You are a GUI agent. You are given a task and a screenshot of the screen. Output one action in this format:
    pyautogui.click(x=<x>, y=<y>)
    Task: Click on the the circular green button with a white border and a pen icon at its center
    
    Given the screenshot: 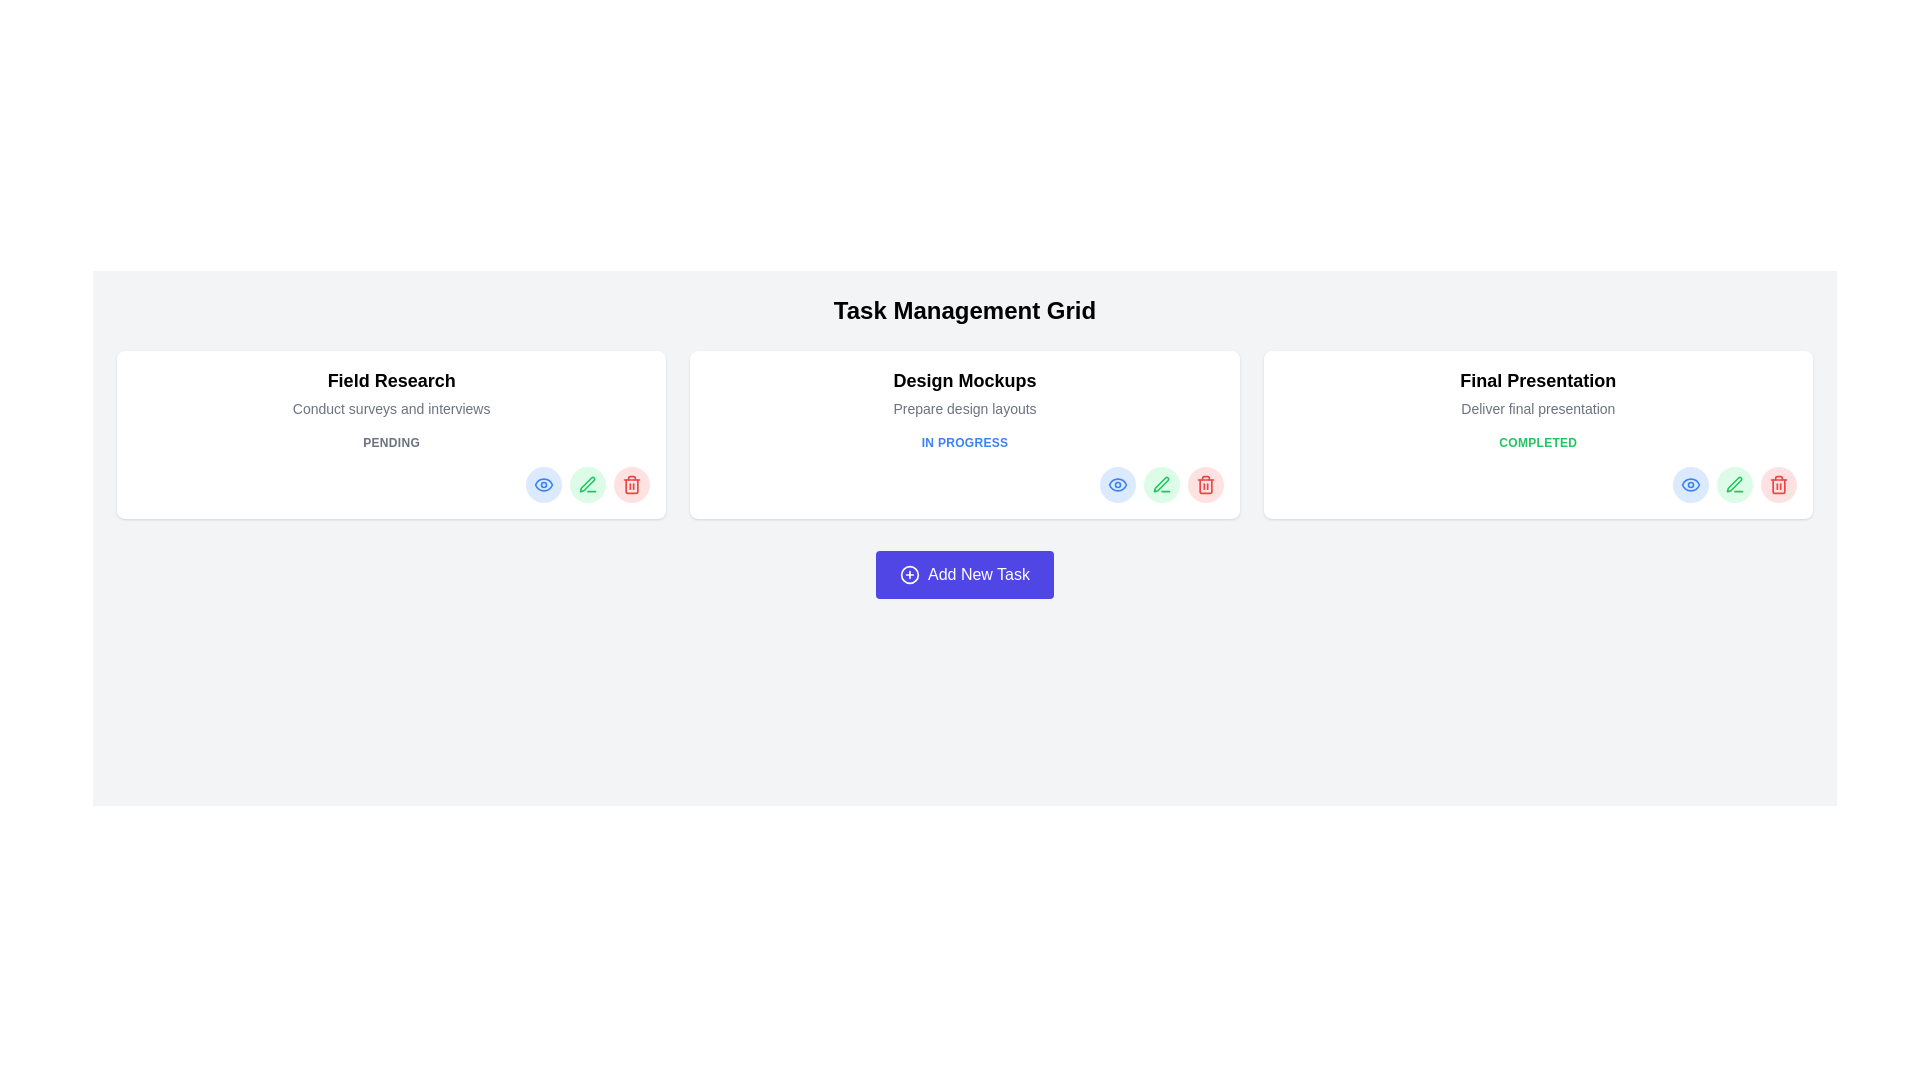 What is the action you would take?
    pyautogui.click(x=587, y=485)
    